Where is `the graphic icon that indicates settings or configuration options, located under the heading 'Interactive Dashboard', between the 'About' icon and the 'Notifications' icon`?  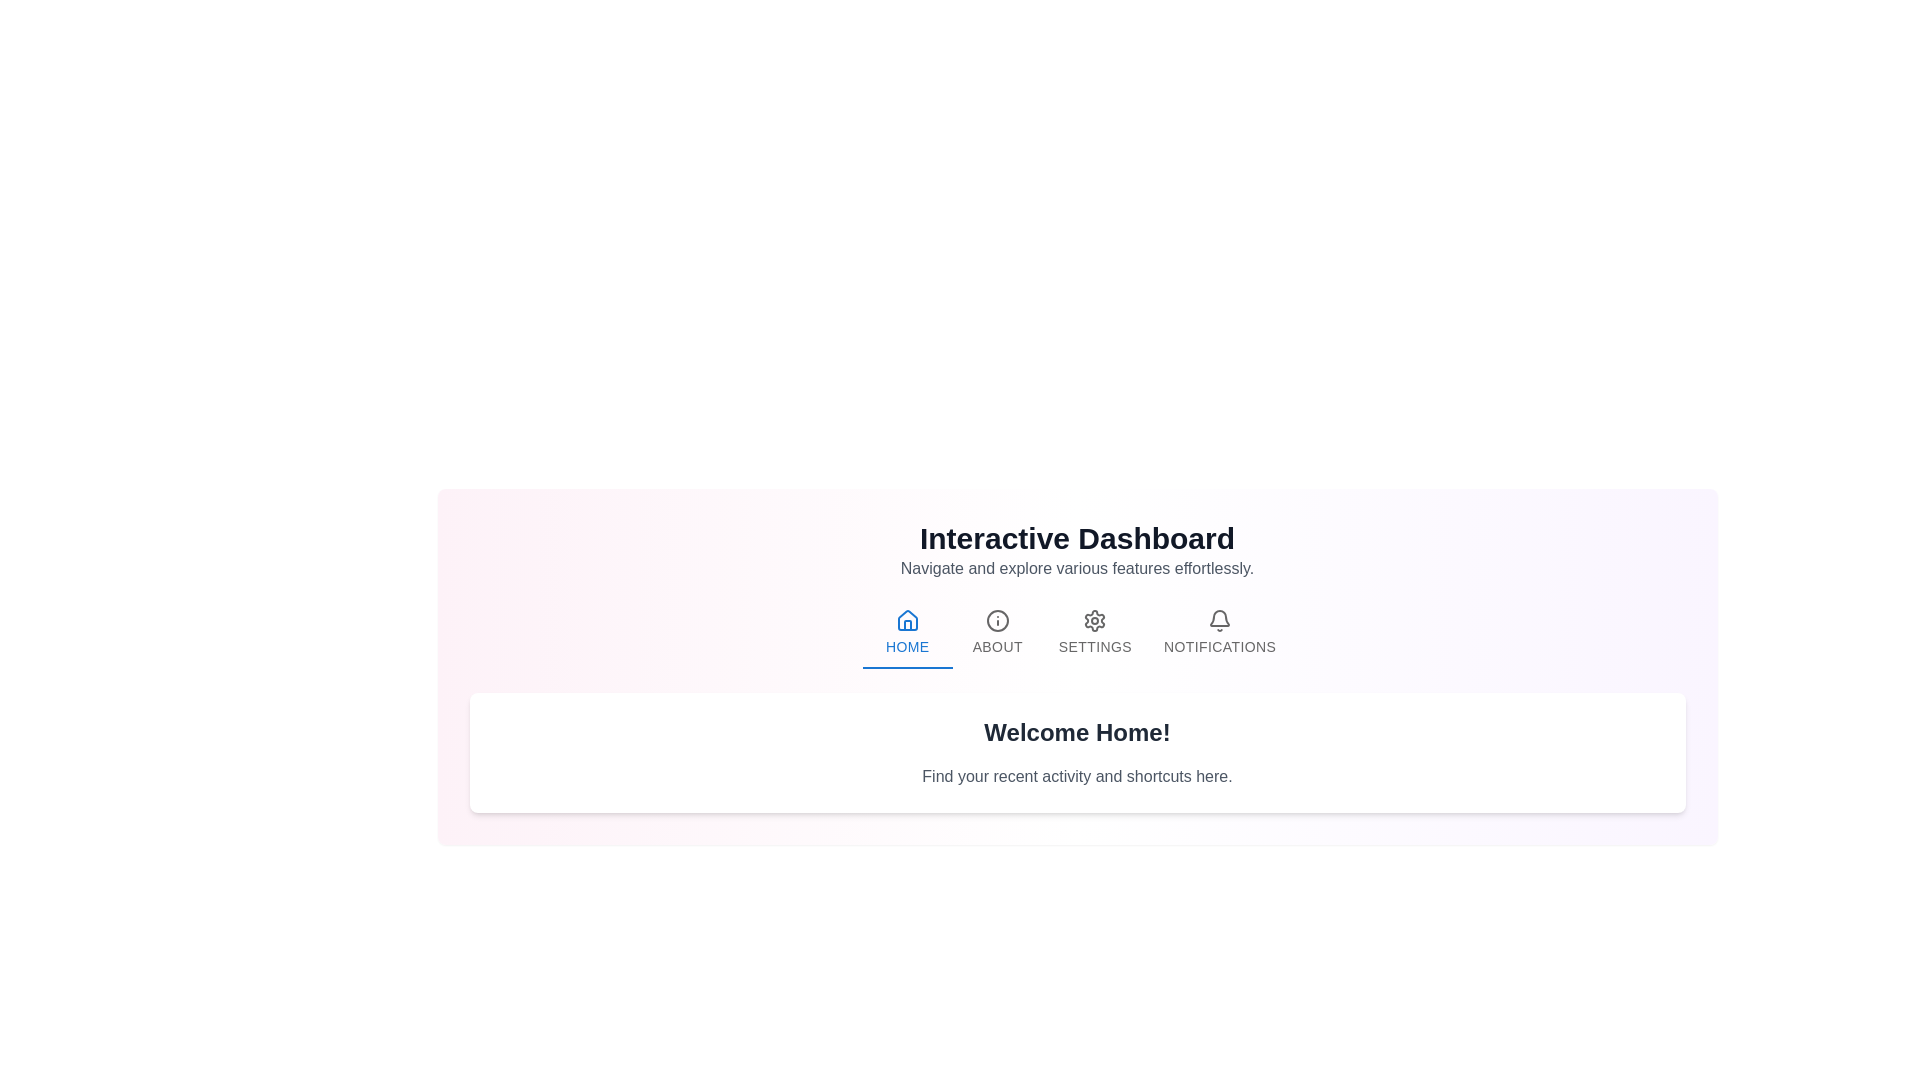
the graphic icon that indicates settings or configuration options, located under the heading 'Interactive Dashboard', between the 'About' icon and the 'Notifications' icon is located at coordinates (1094, 620).